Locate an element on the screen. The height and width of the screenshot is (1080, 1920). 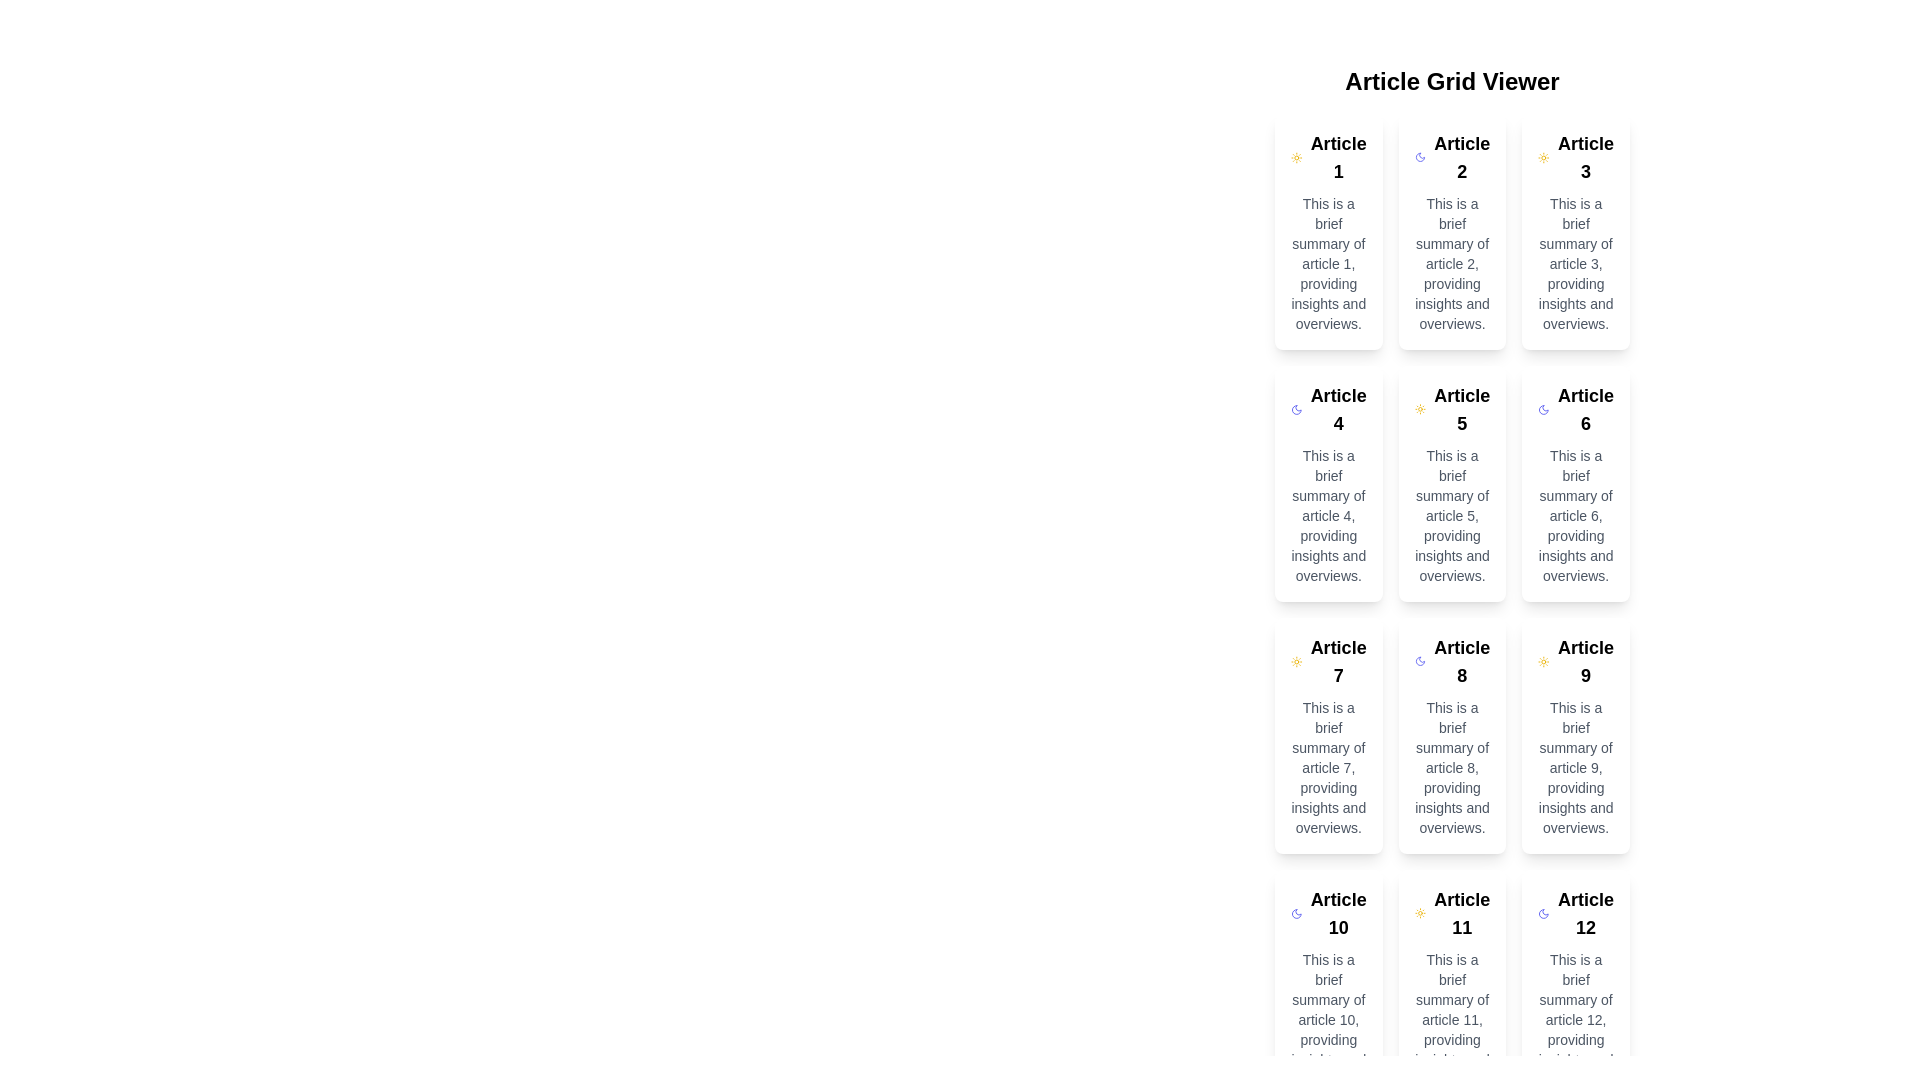
the Textual Label that serves as the header for the article card titled 'Article 5', located in the second row, second column of the grid layout is located at coordinates (1452, 408).